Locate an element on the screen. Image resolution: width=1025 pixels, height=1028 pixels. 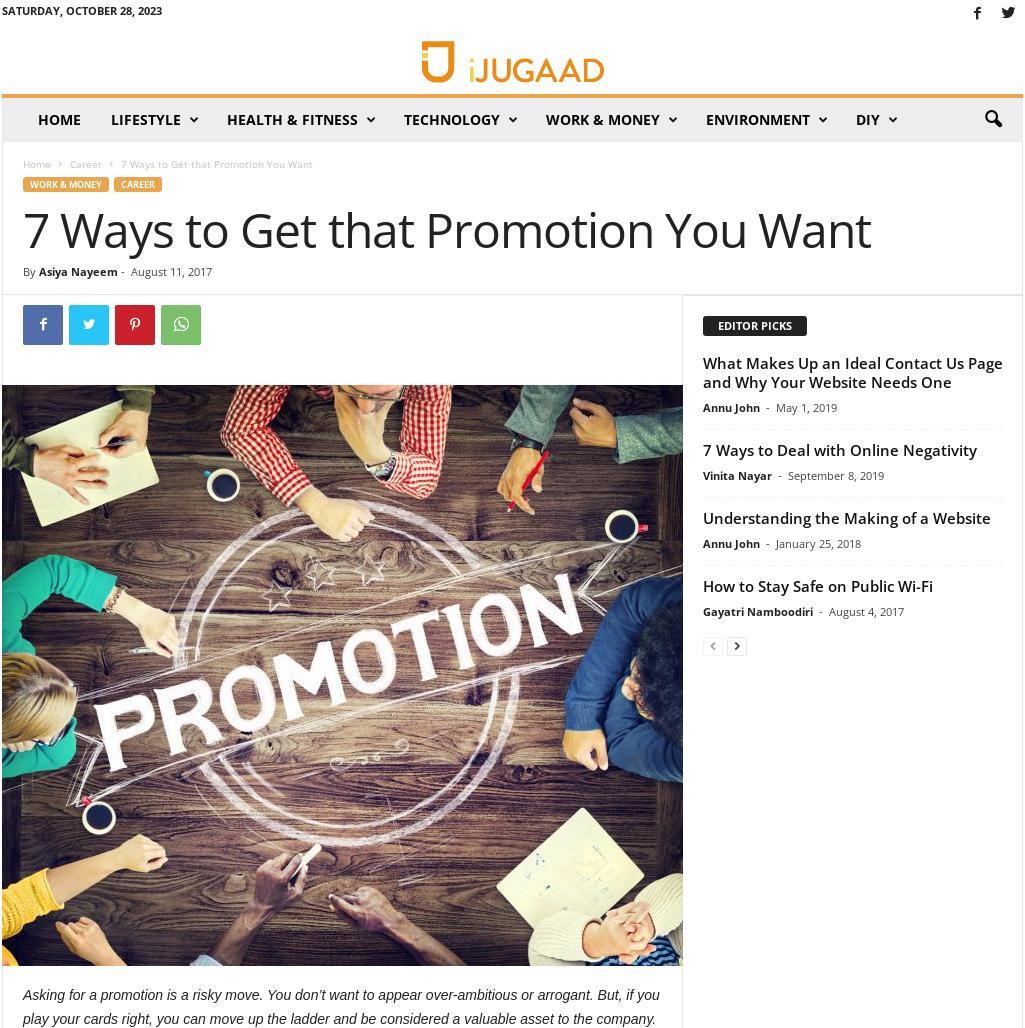
'September 8, 2019' is located at coordinates (834, 473).